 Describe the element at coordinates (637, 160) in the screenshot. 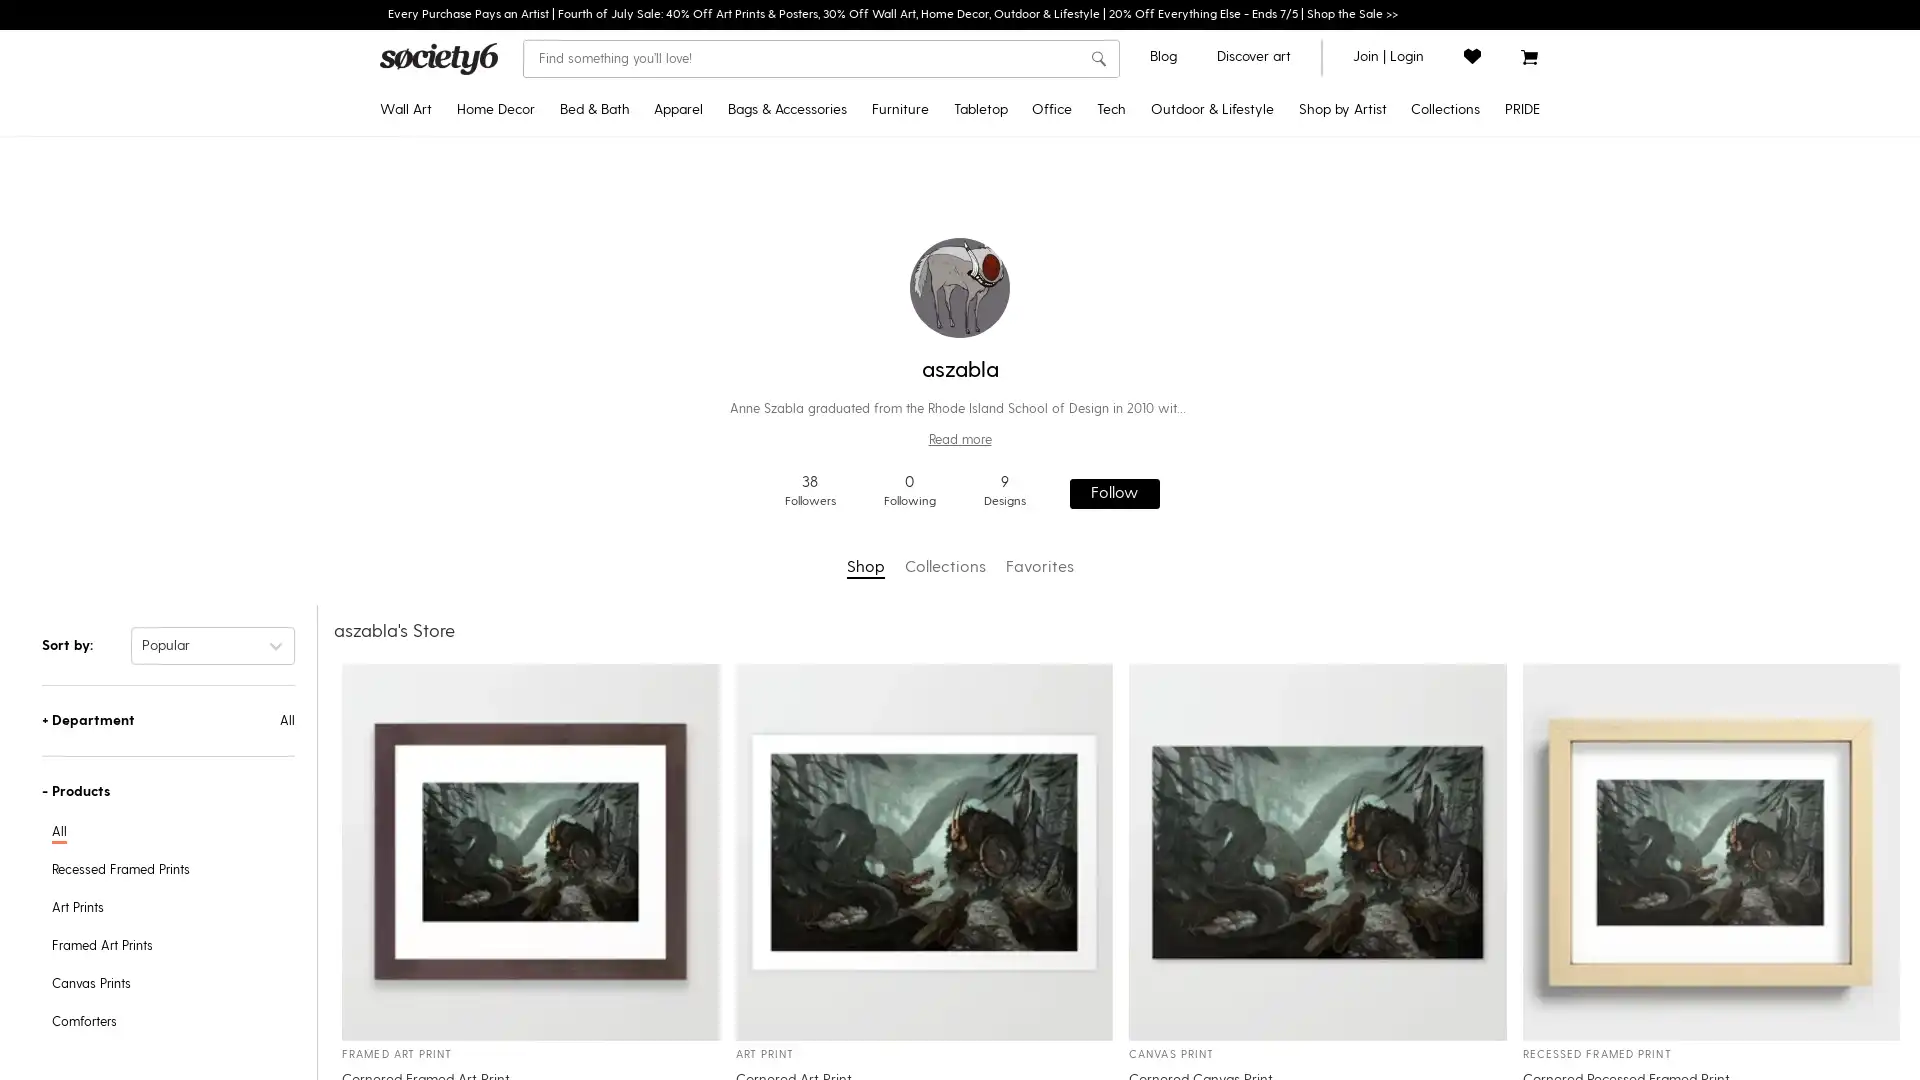

I see `Comforters` at that location.